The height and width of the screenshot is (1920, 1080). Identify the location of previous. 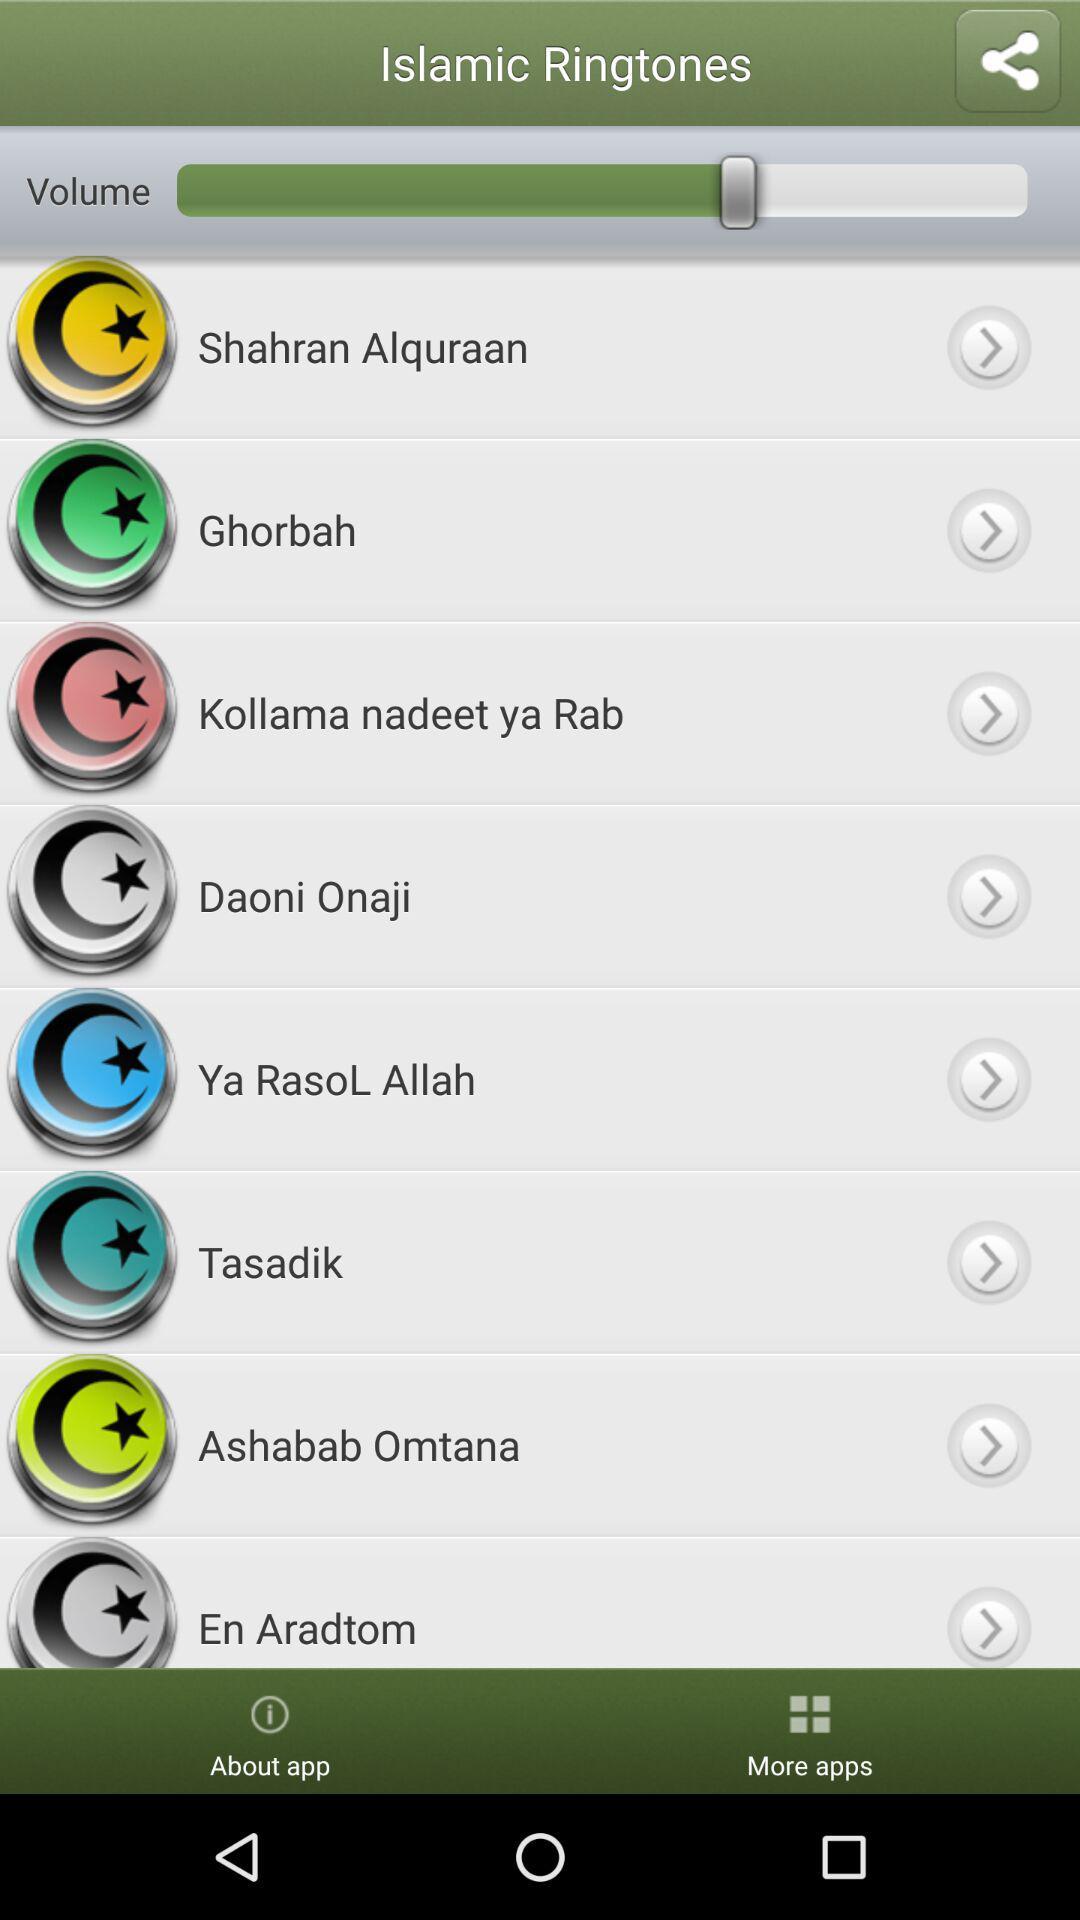
(987, 1444).